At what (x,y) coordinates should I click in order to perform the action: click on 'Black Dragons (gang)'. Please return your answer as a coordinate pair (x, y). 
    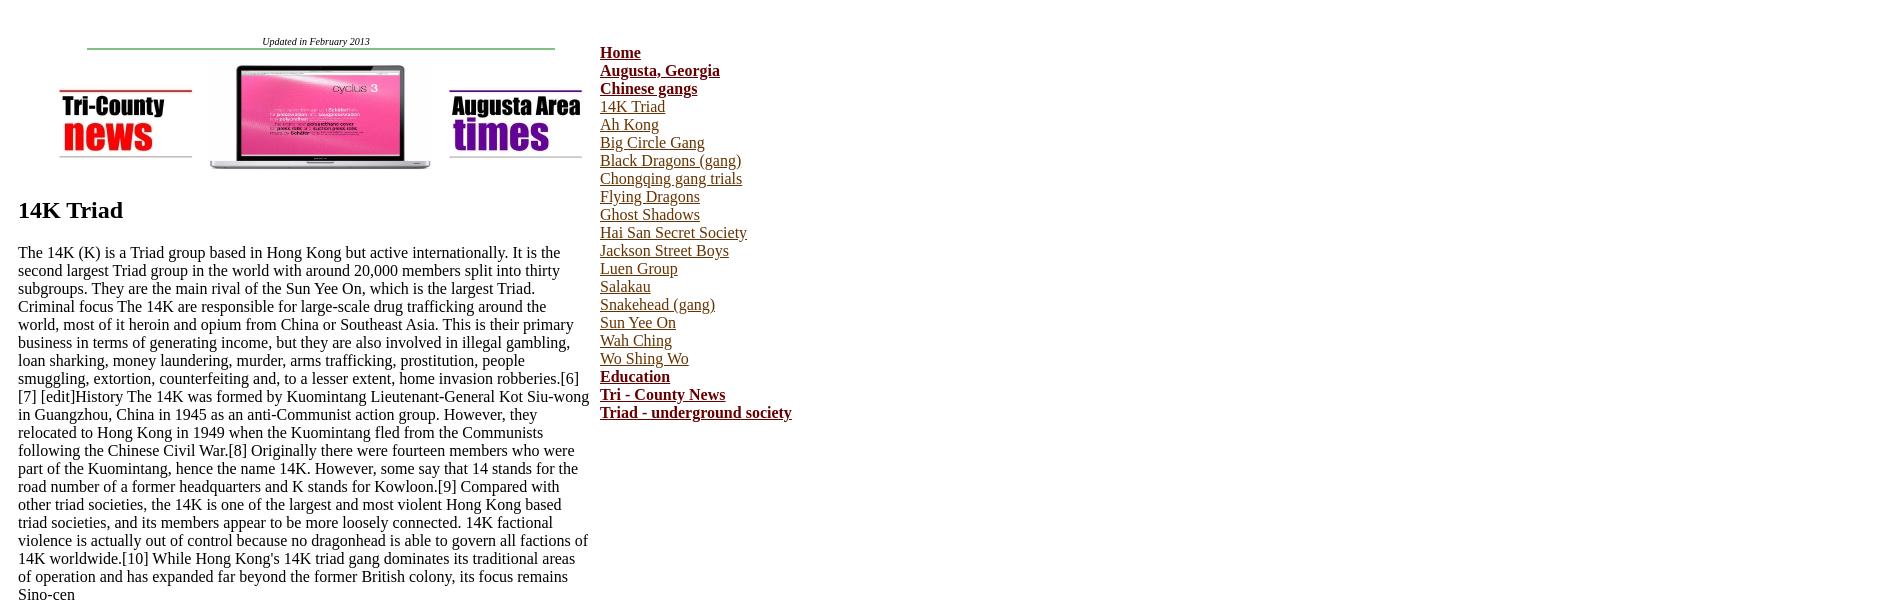
    Looking at the image, I should click on (670, 160).